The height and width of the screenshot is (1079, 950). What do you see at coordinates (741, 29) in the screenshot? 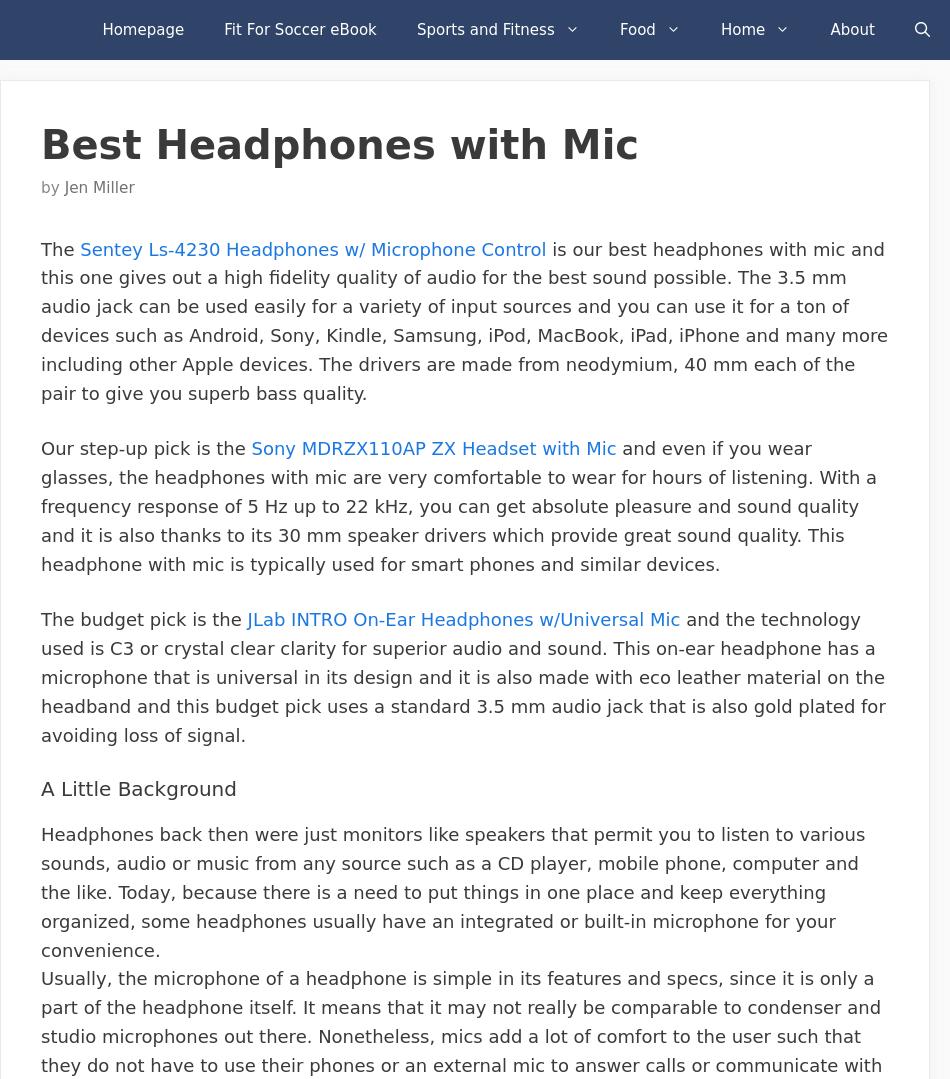
I see `'Home'` at bounding box center [741, 29].